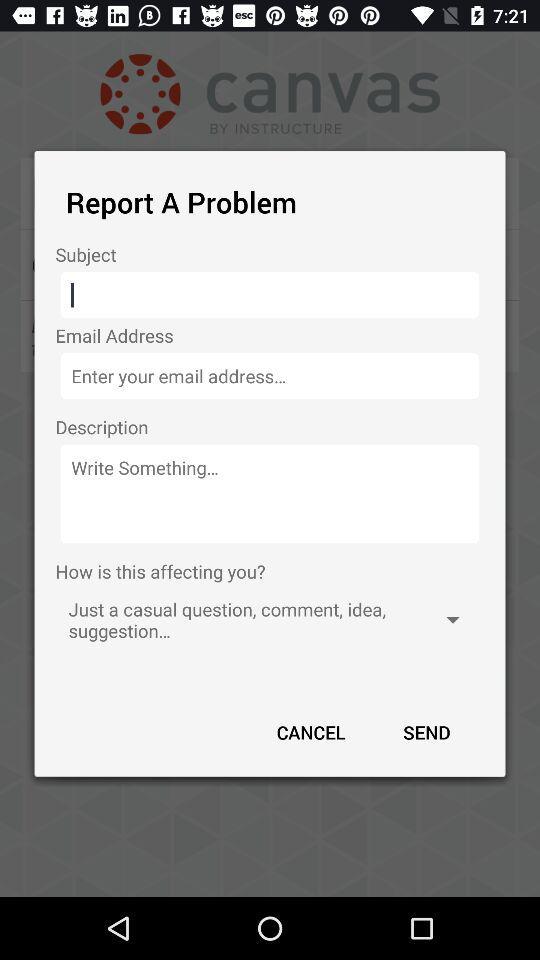 The image size is (540, 960). I want to click on button at the bottom right corner, so click(425, 731).